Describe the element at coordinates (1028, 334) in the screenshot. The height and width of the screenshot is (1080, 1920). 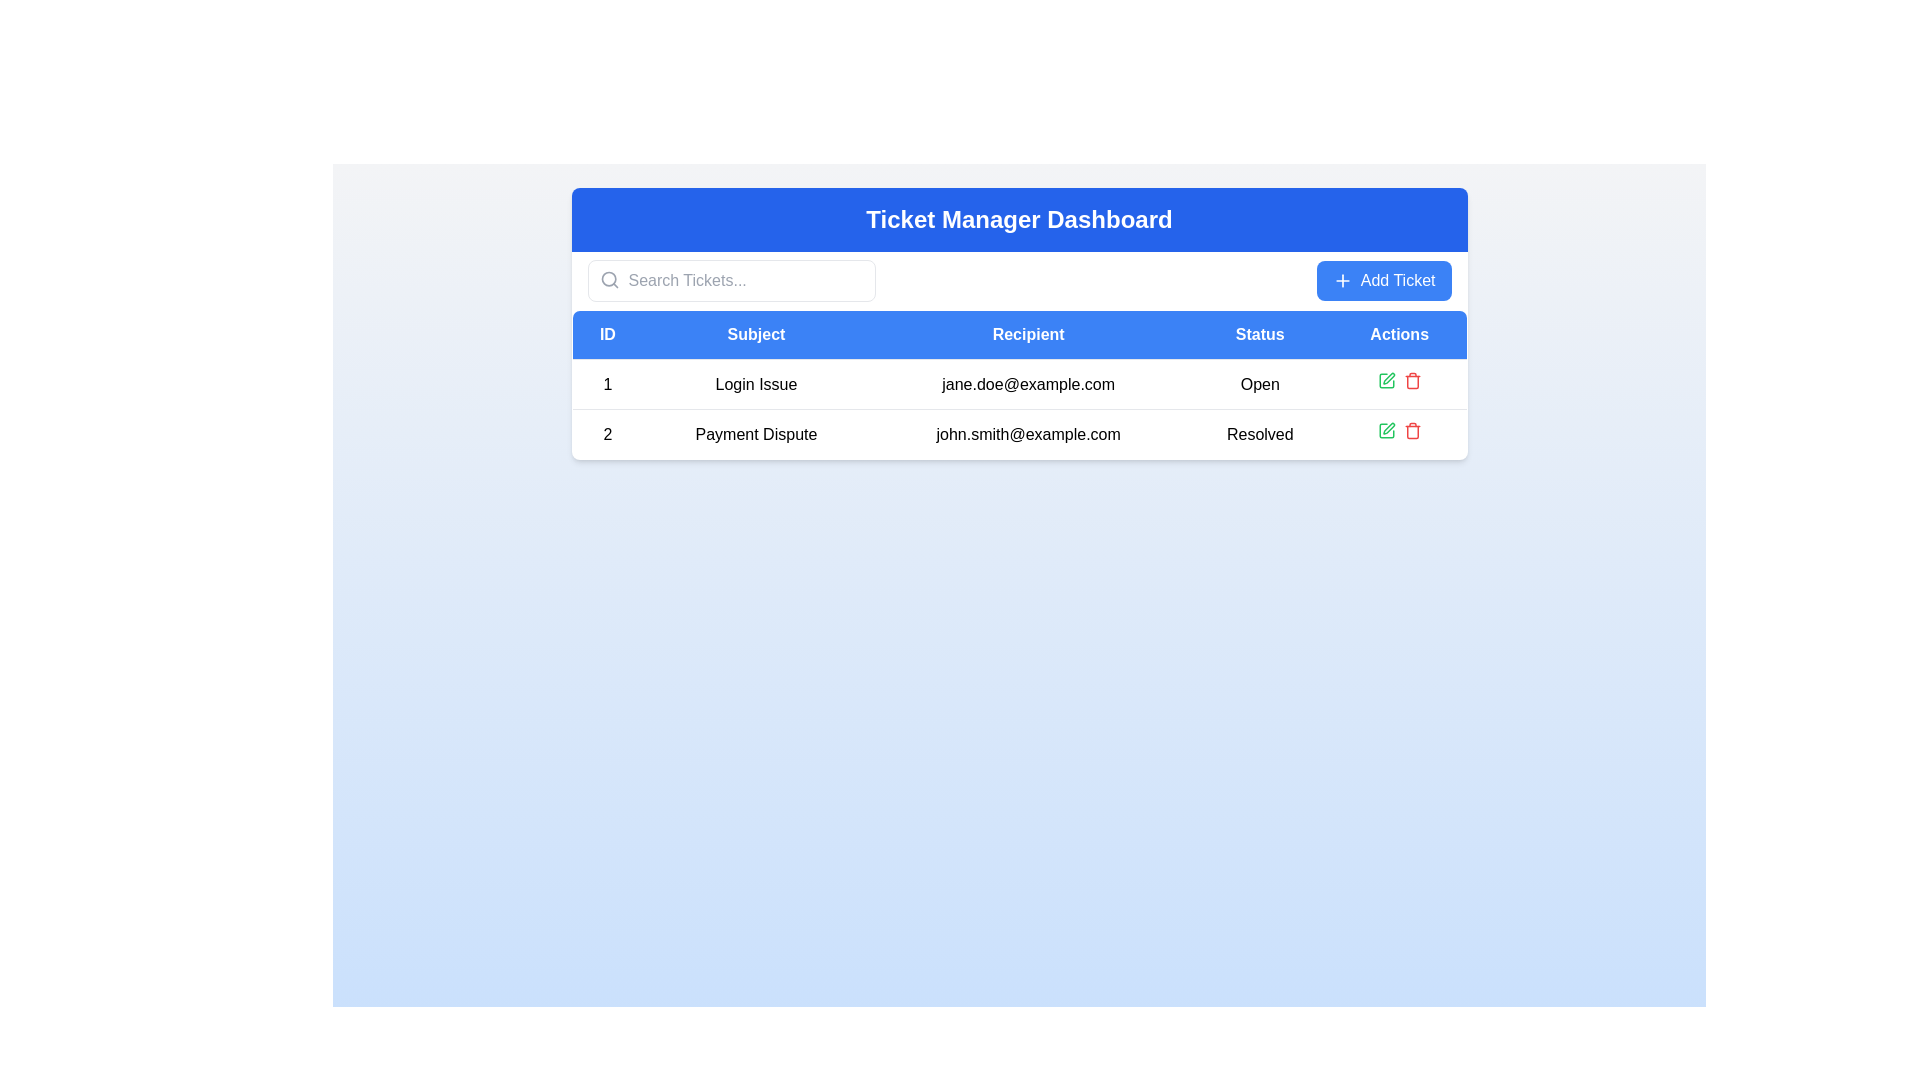
I see `the 'Recipient' header text in the table, which is a blue rectangle with white font, positioned as the third column header` at that location.